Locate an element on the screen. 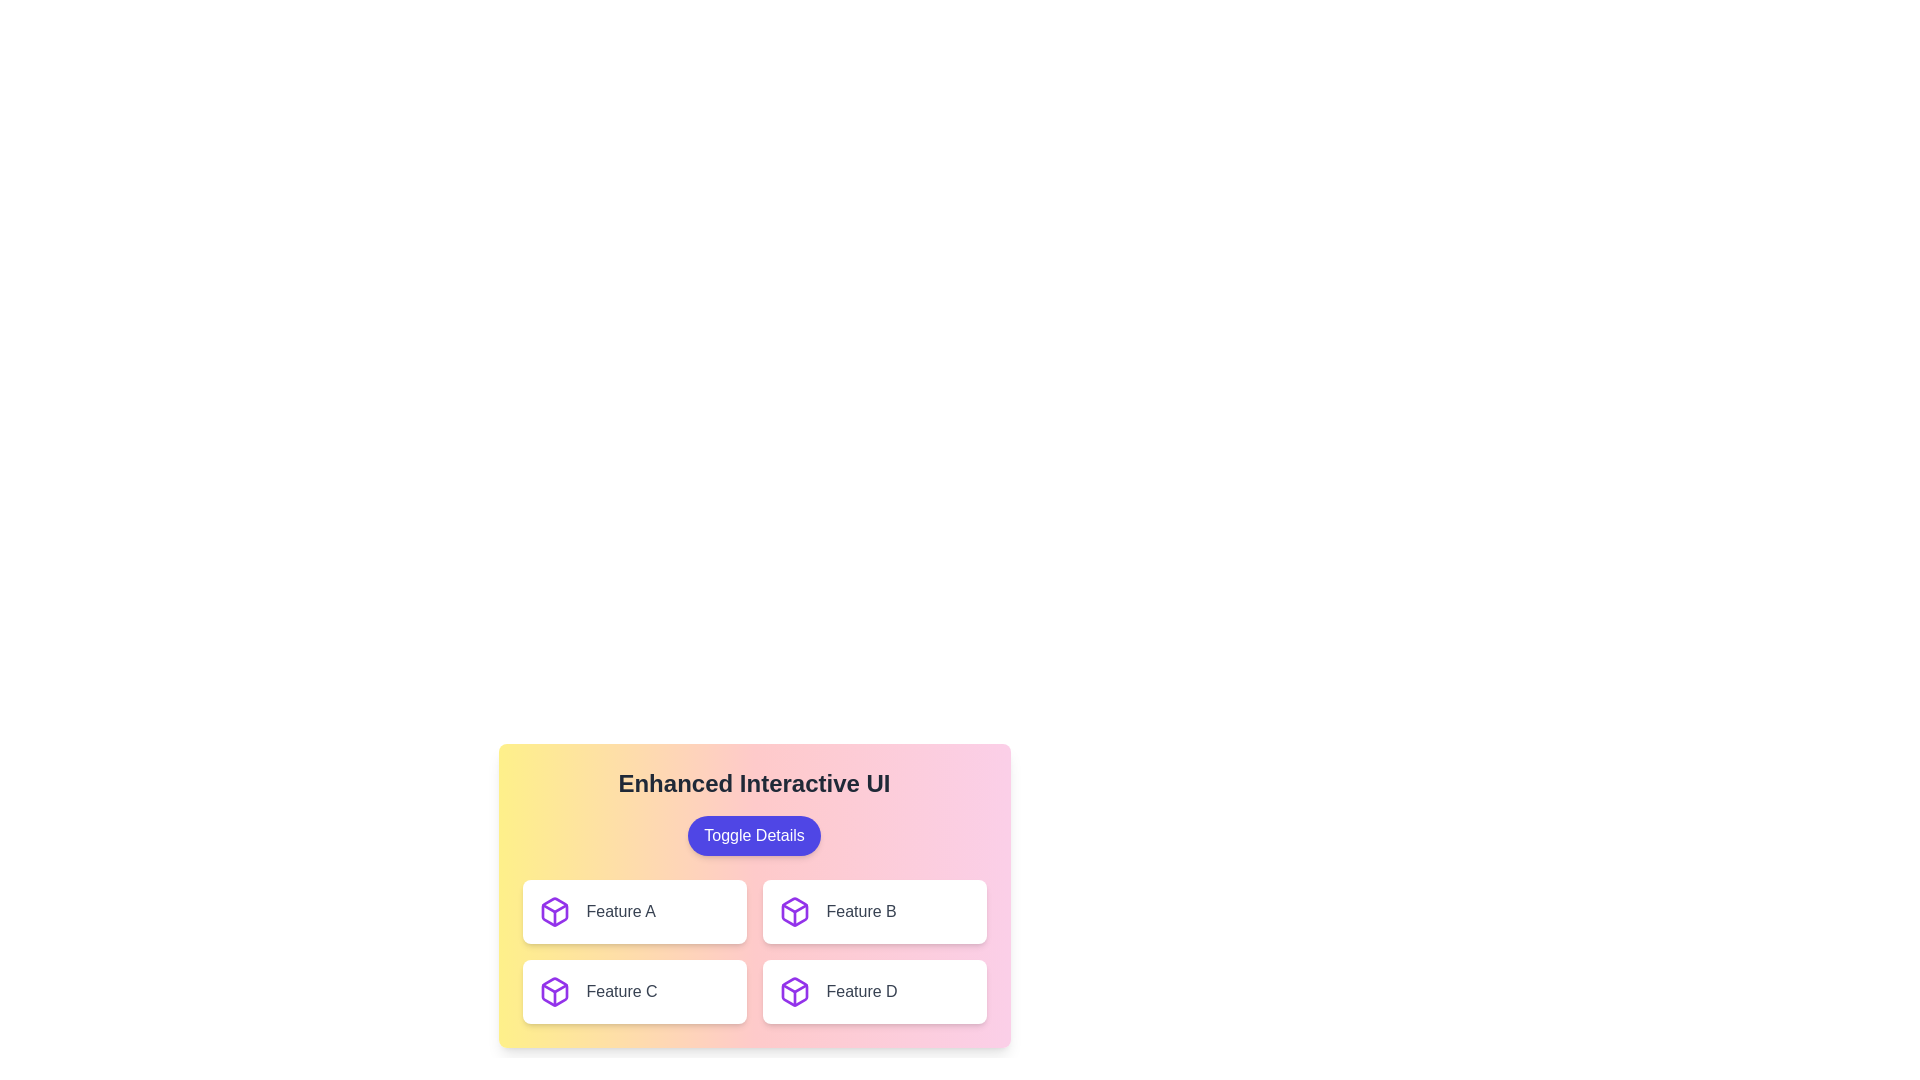 This screenshot has height=1080, width=1920. the purple 3D box-like decorative icon labeled 'Feature D' located in the bottom-right corner of the fourth card in a two-by-two grid layout is located at coordinates (793, 991).